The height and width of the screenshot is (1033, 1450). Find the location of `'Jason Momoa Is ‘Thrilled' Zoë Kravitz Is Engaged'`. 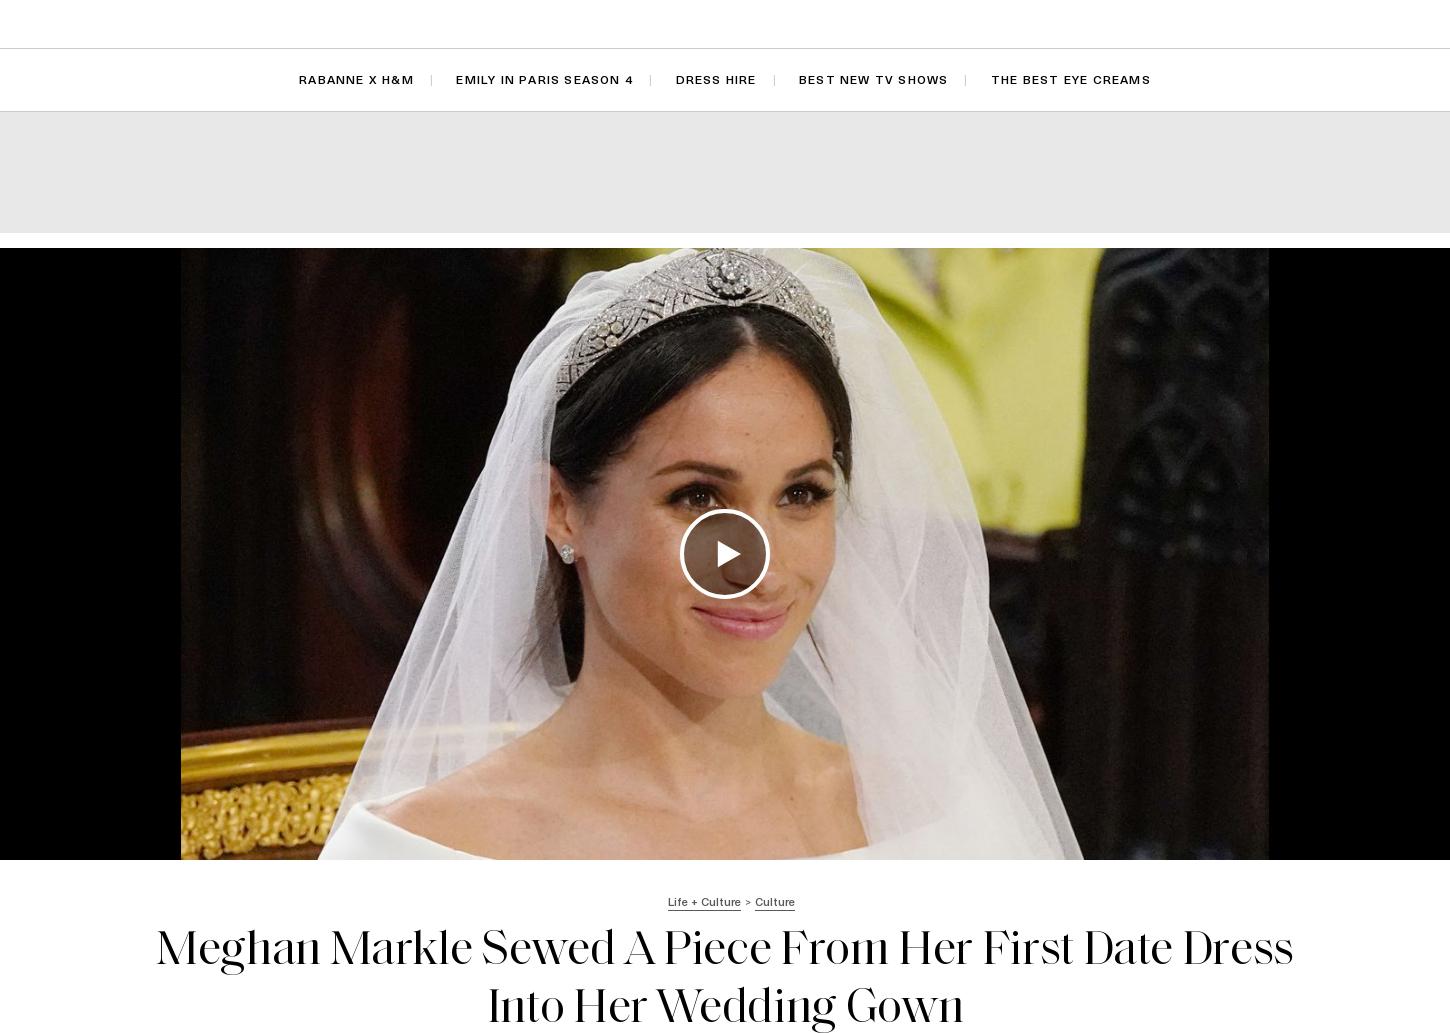

'Jason Momoa Is ‘Thrilled' Zoë Kravitz Is Engaged' is located at coordinates (282, 632).